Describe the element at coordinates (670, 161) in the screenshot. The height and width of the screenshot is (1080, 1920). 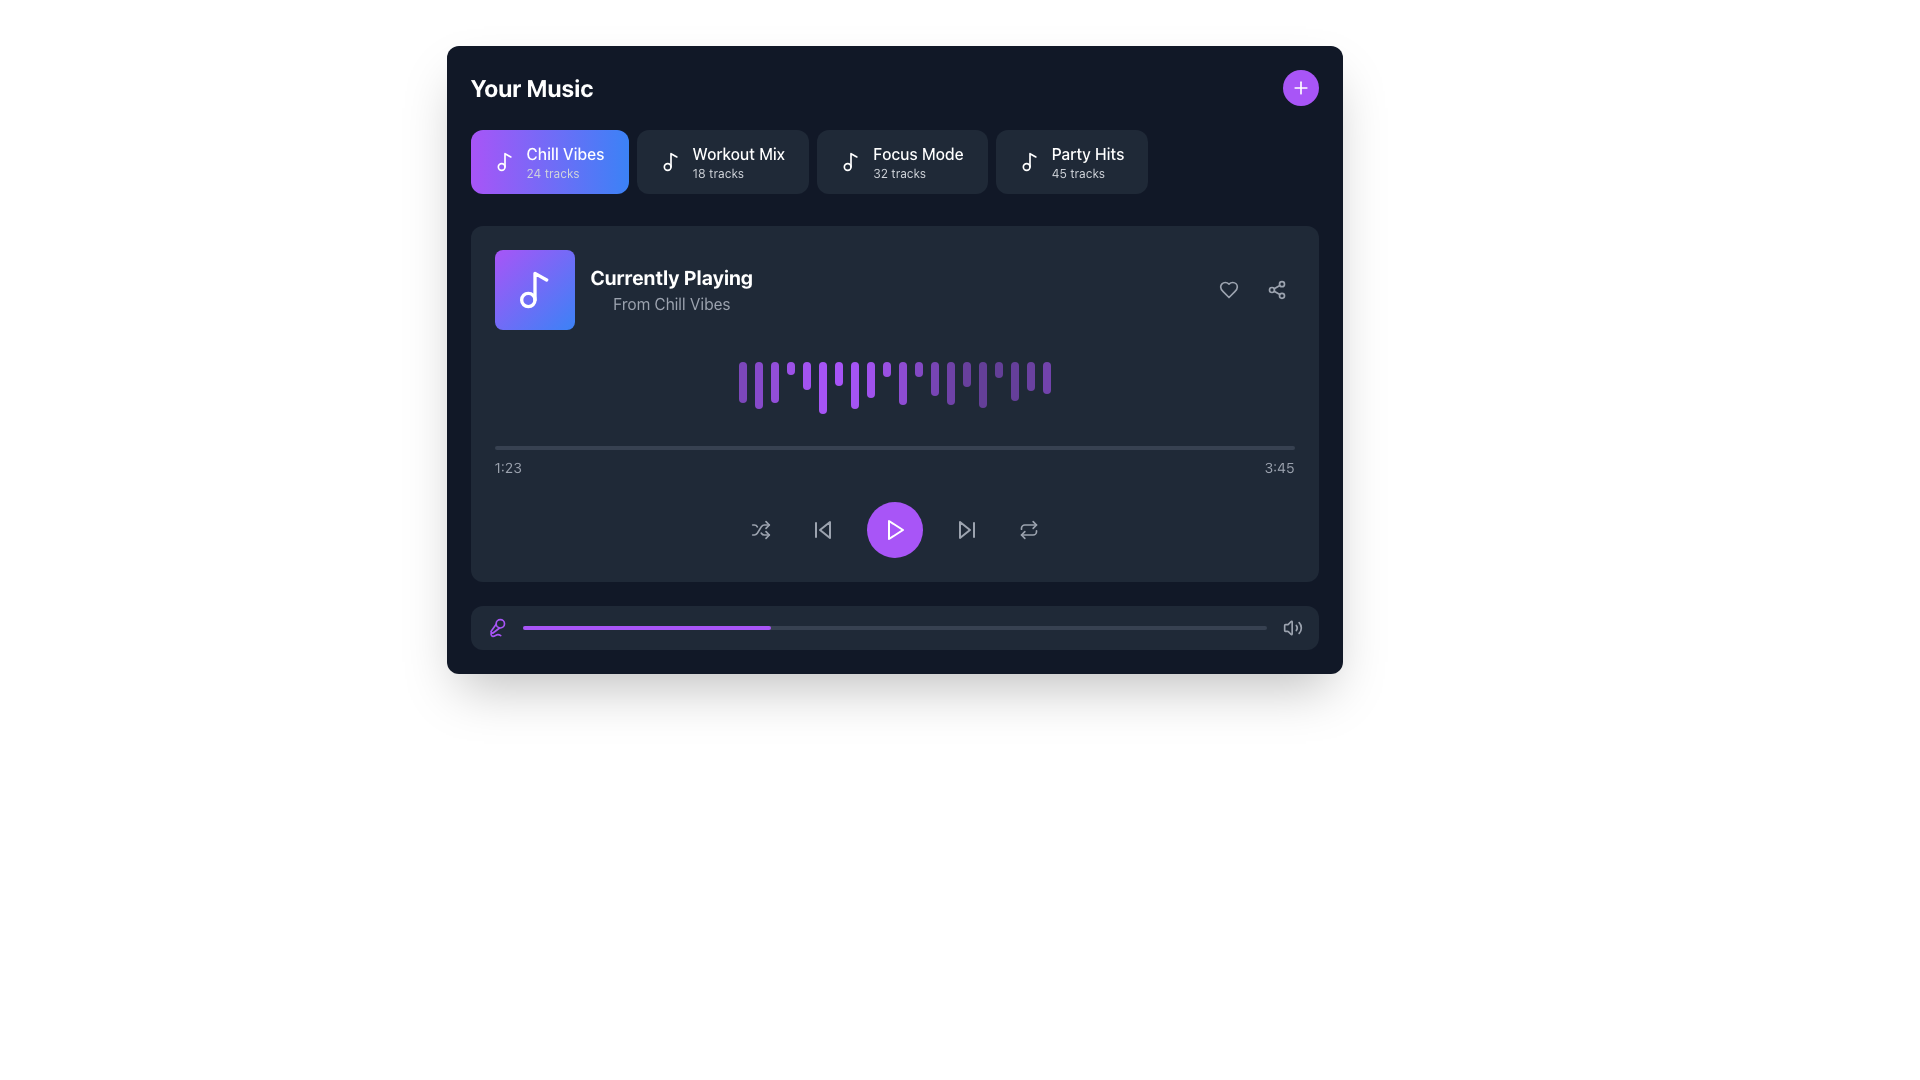
I see `the musical note icon that is part of the 'Workout Mix' button, which features text indicating '18 tracks' and is located near the top center of the interface` at that location.